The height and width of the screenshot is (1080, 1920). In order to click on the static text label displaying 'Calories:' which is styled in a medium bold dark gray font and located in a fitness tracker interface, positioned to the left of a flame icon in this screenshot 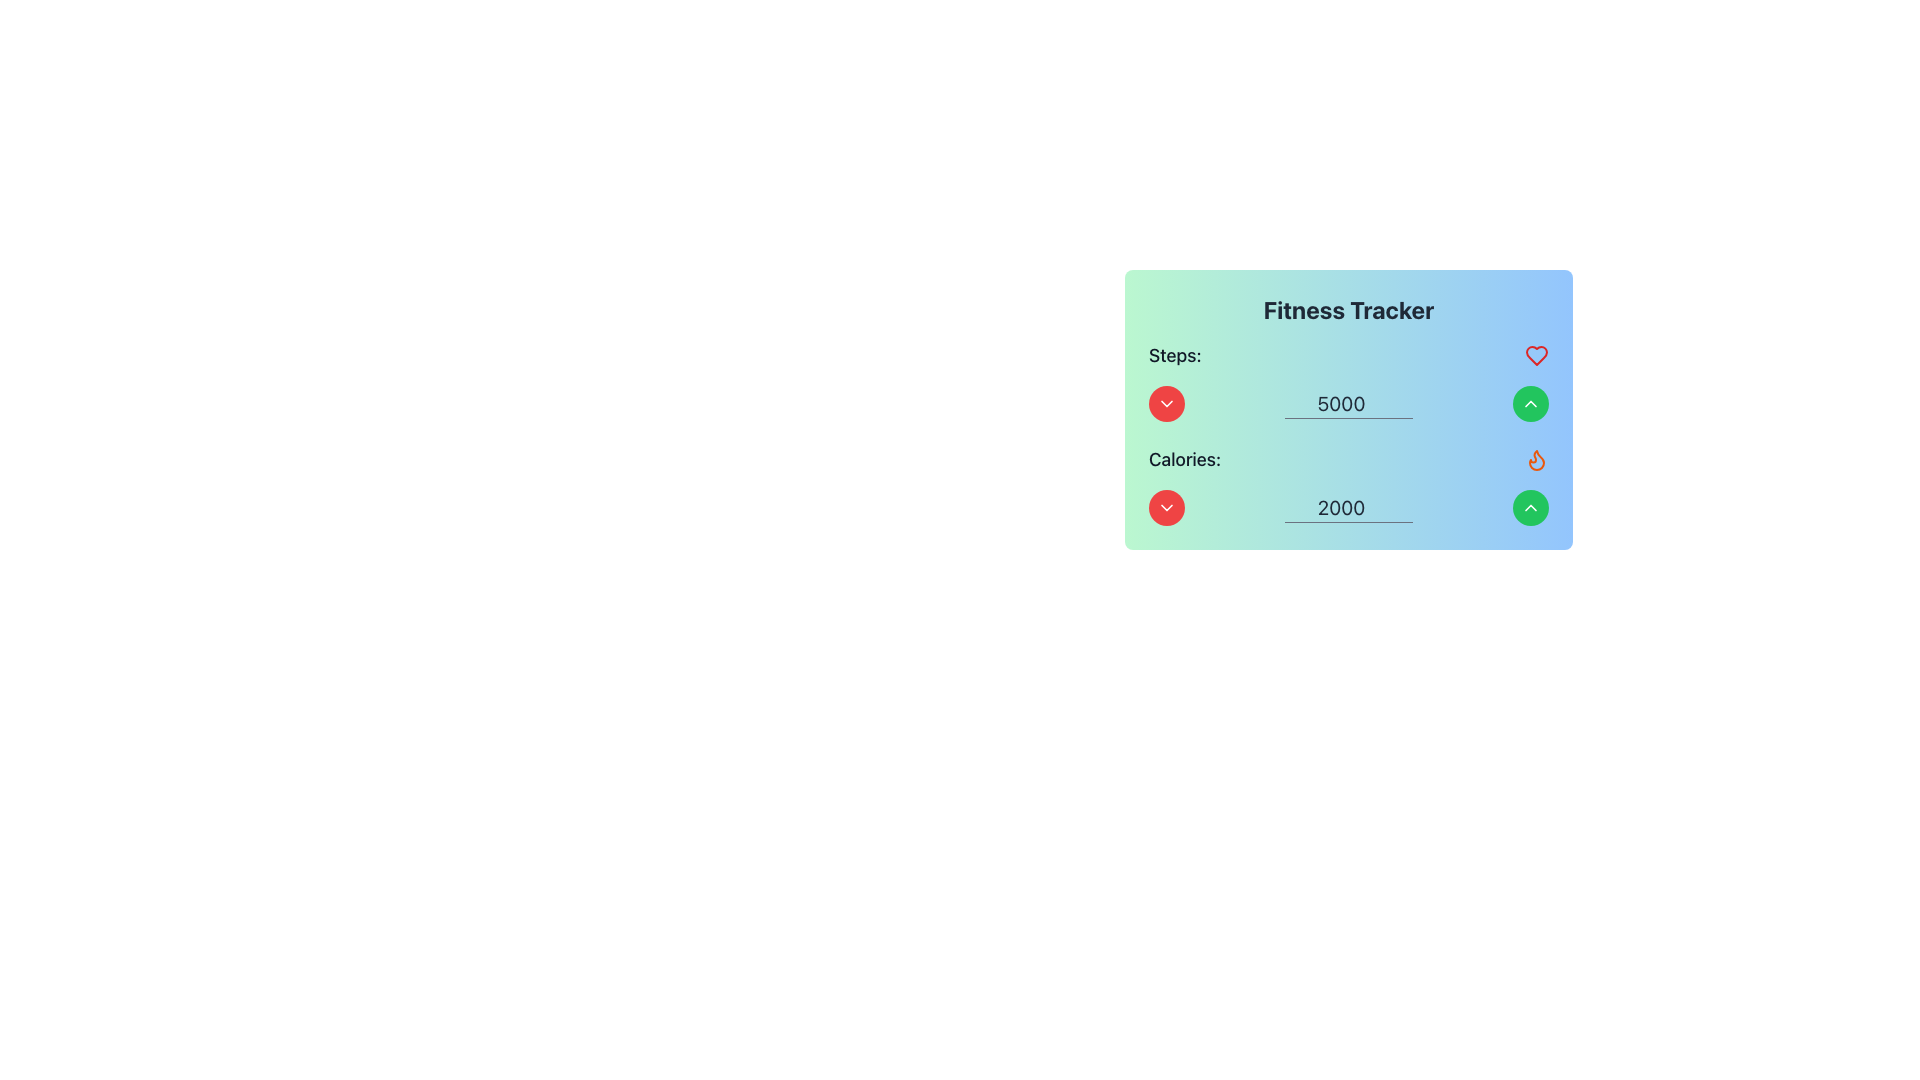, I will do `click(1185, 459)`.